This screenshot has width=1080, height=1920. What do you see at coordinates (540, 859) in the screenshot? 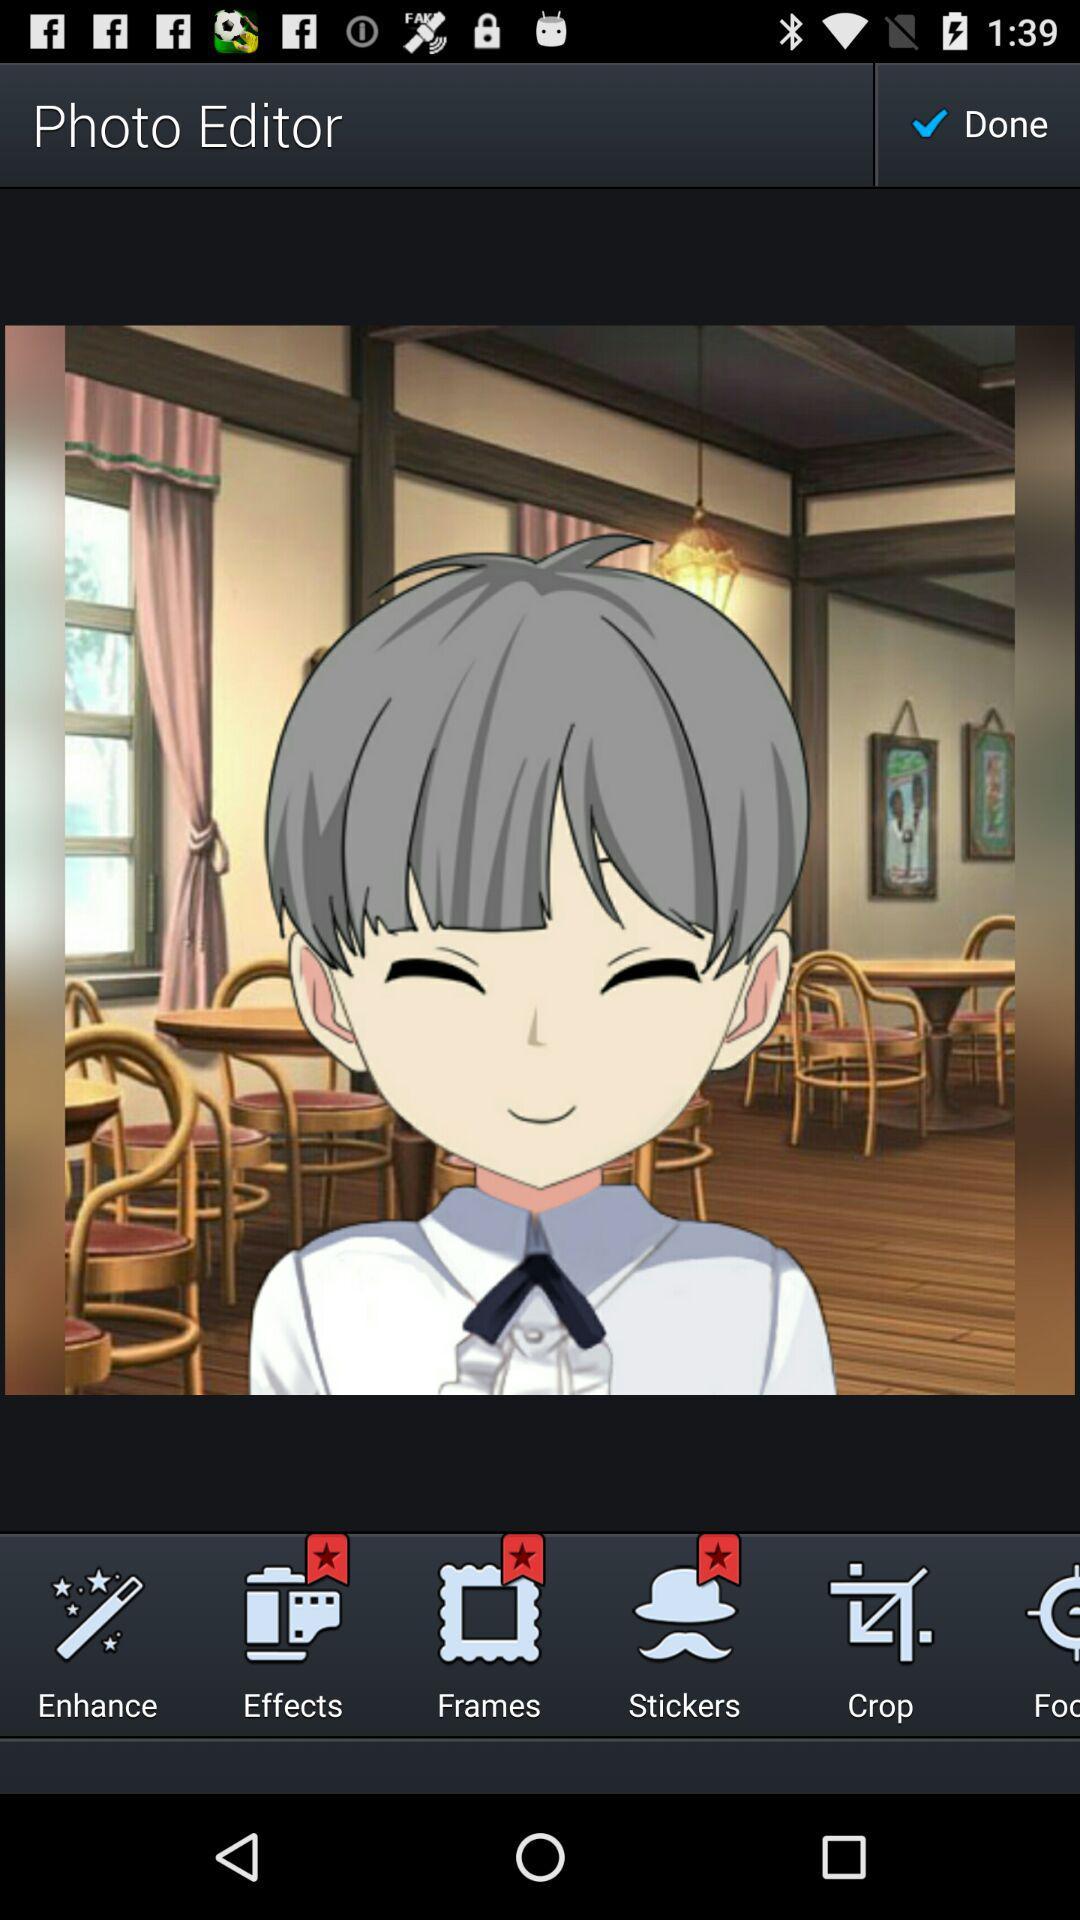
I see `the image which is below the photo editor` at bounding box center [540, 859].